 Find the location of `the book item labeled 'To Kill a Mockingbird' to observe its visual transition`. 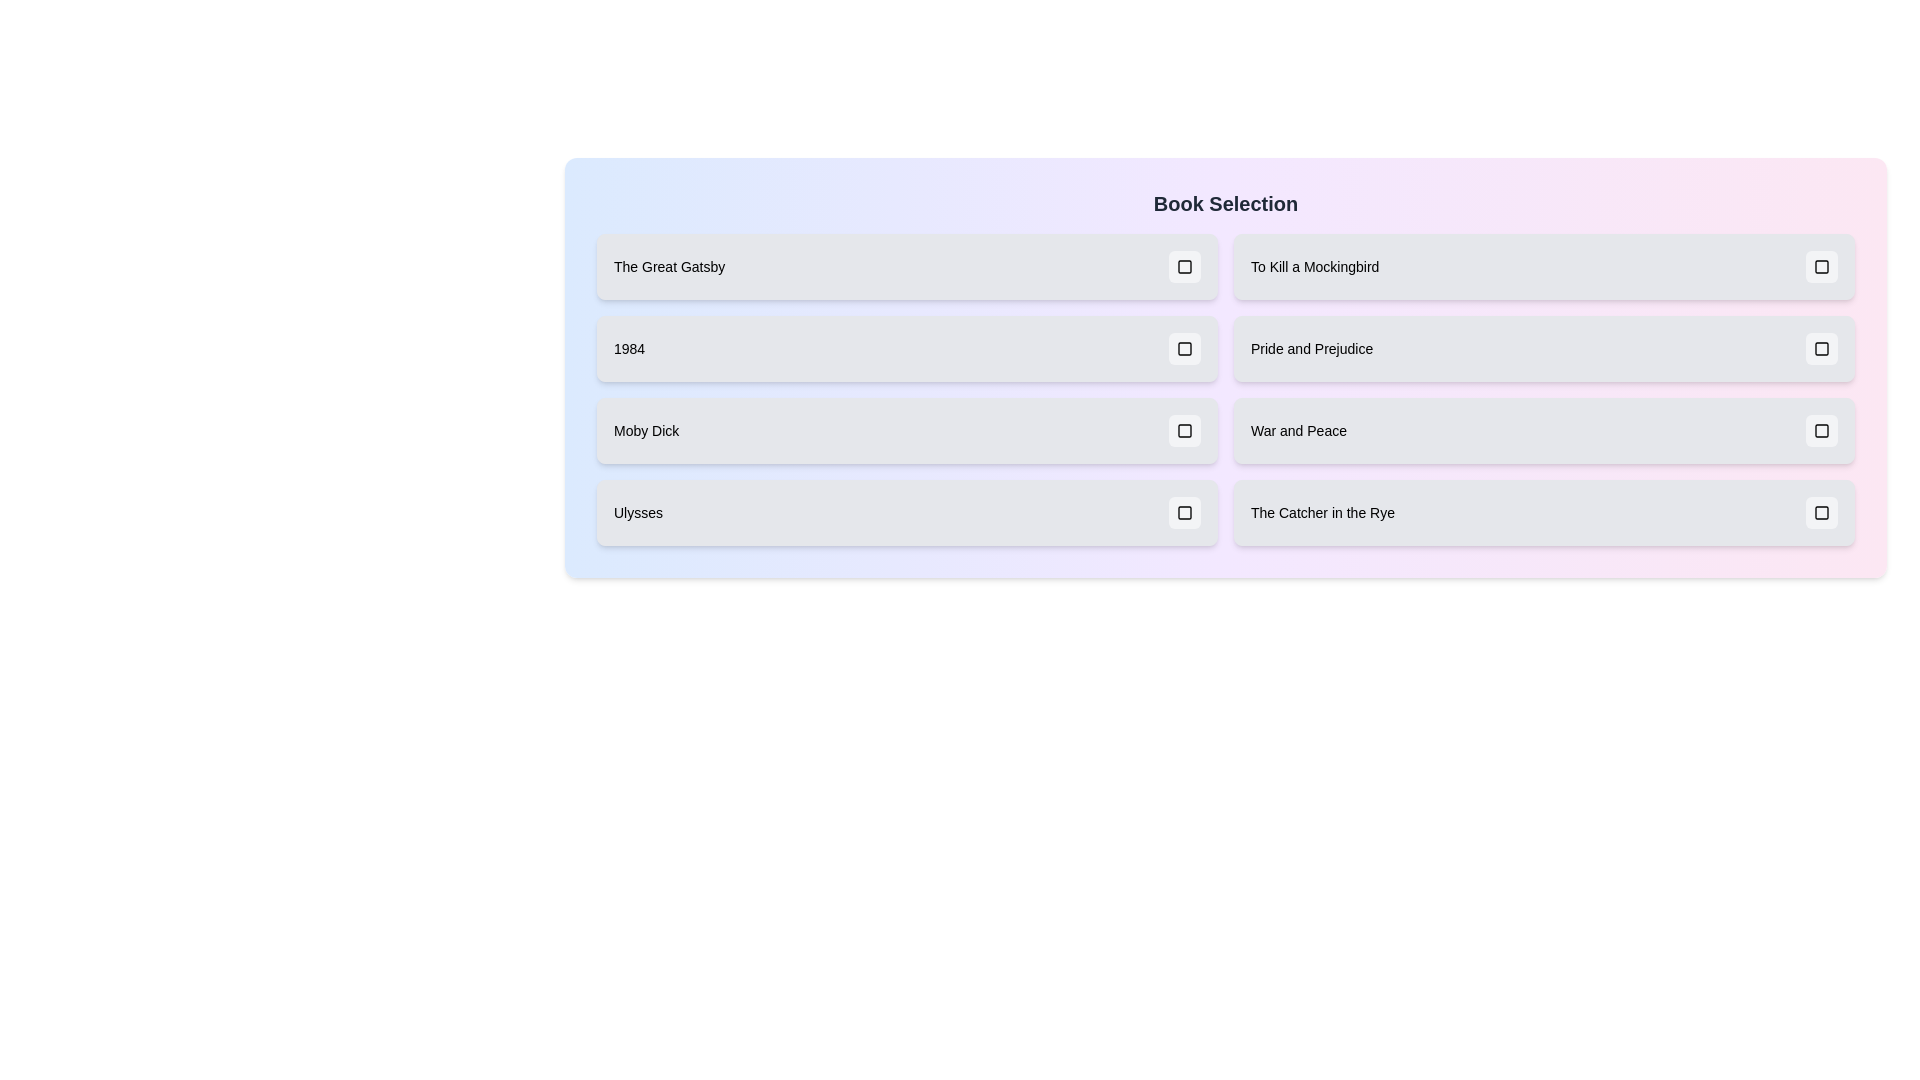

the book item labeled 'To Kill a Mockingbird' to observe its visual transition is located at coordinates (1543, 265).